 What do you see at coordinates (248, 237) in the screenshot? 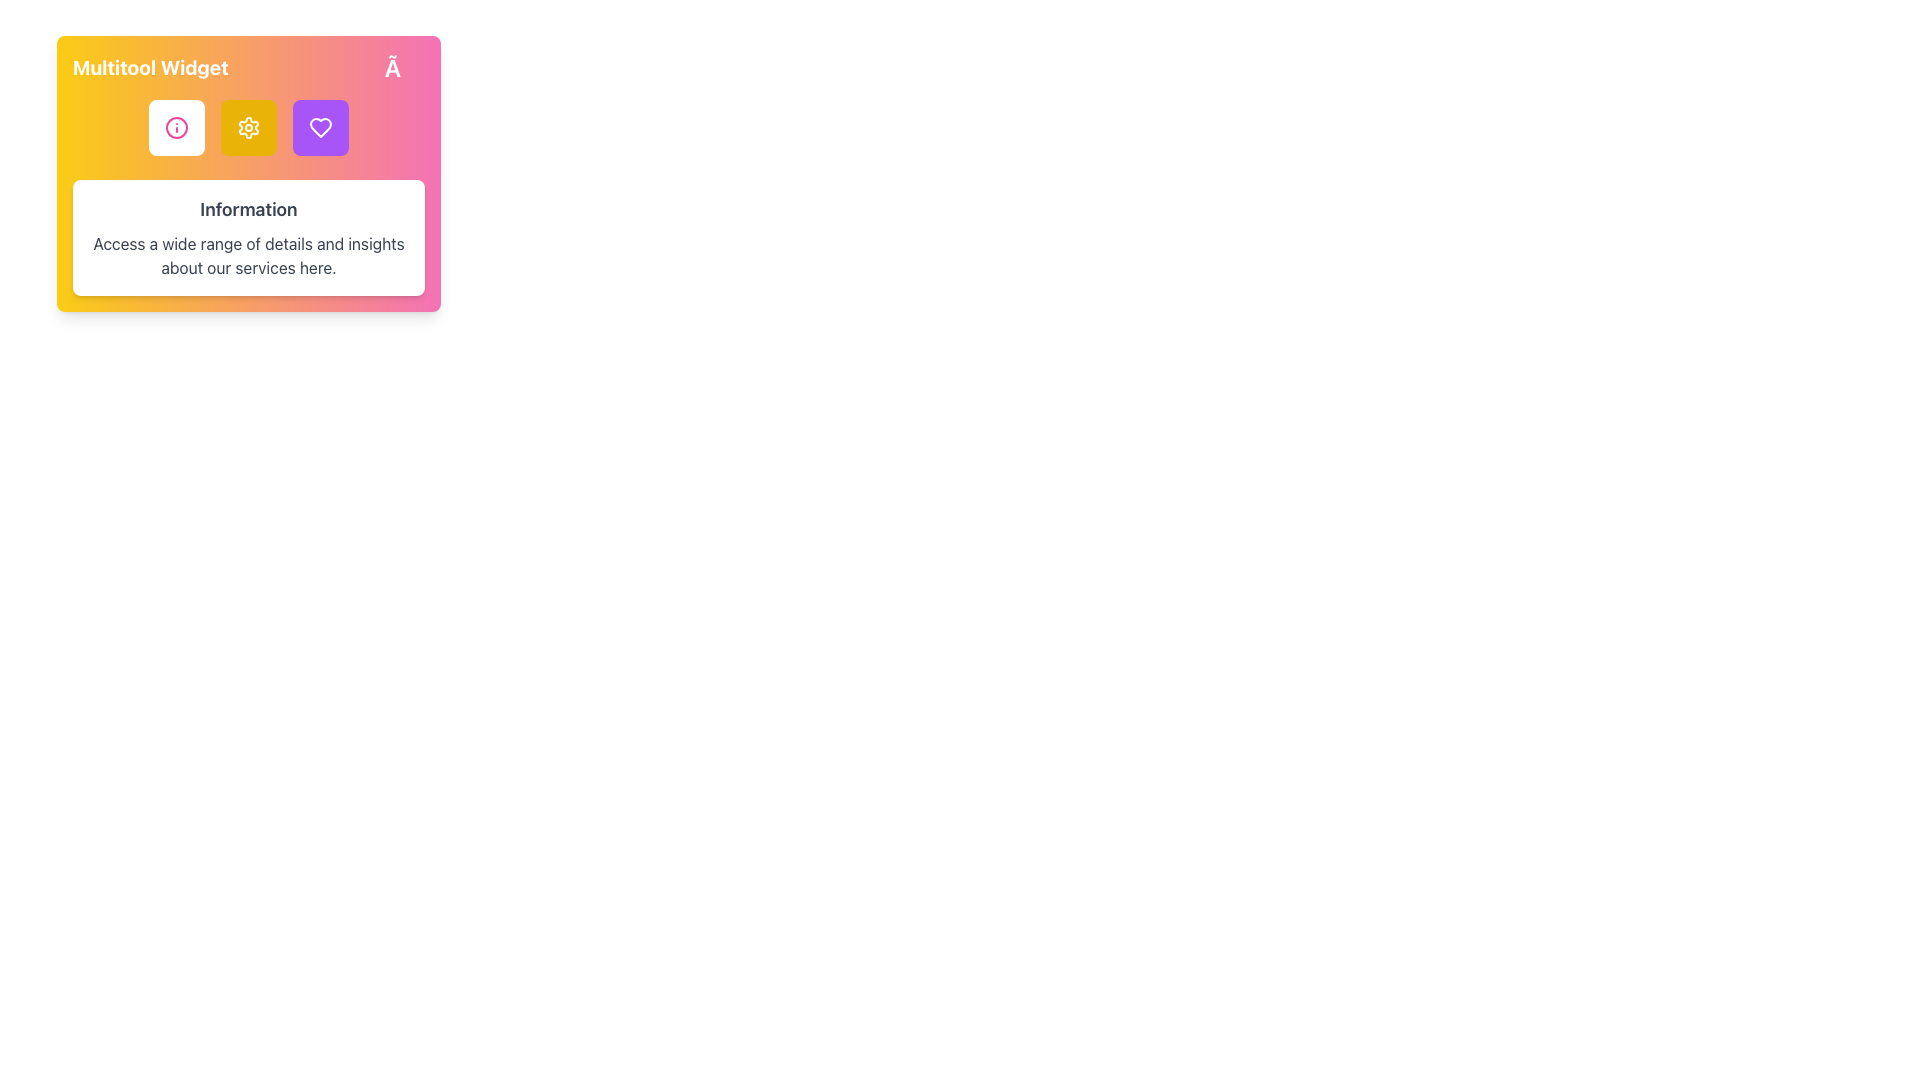
I see `information presented in the text block titled 'Information', which contains a paragraph describing the services offered` at bounding box center [248, 237].